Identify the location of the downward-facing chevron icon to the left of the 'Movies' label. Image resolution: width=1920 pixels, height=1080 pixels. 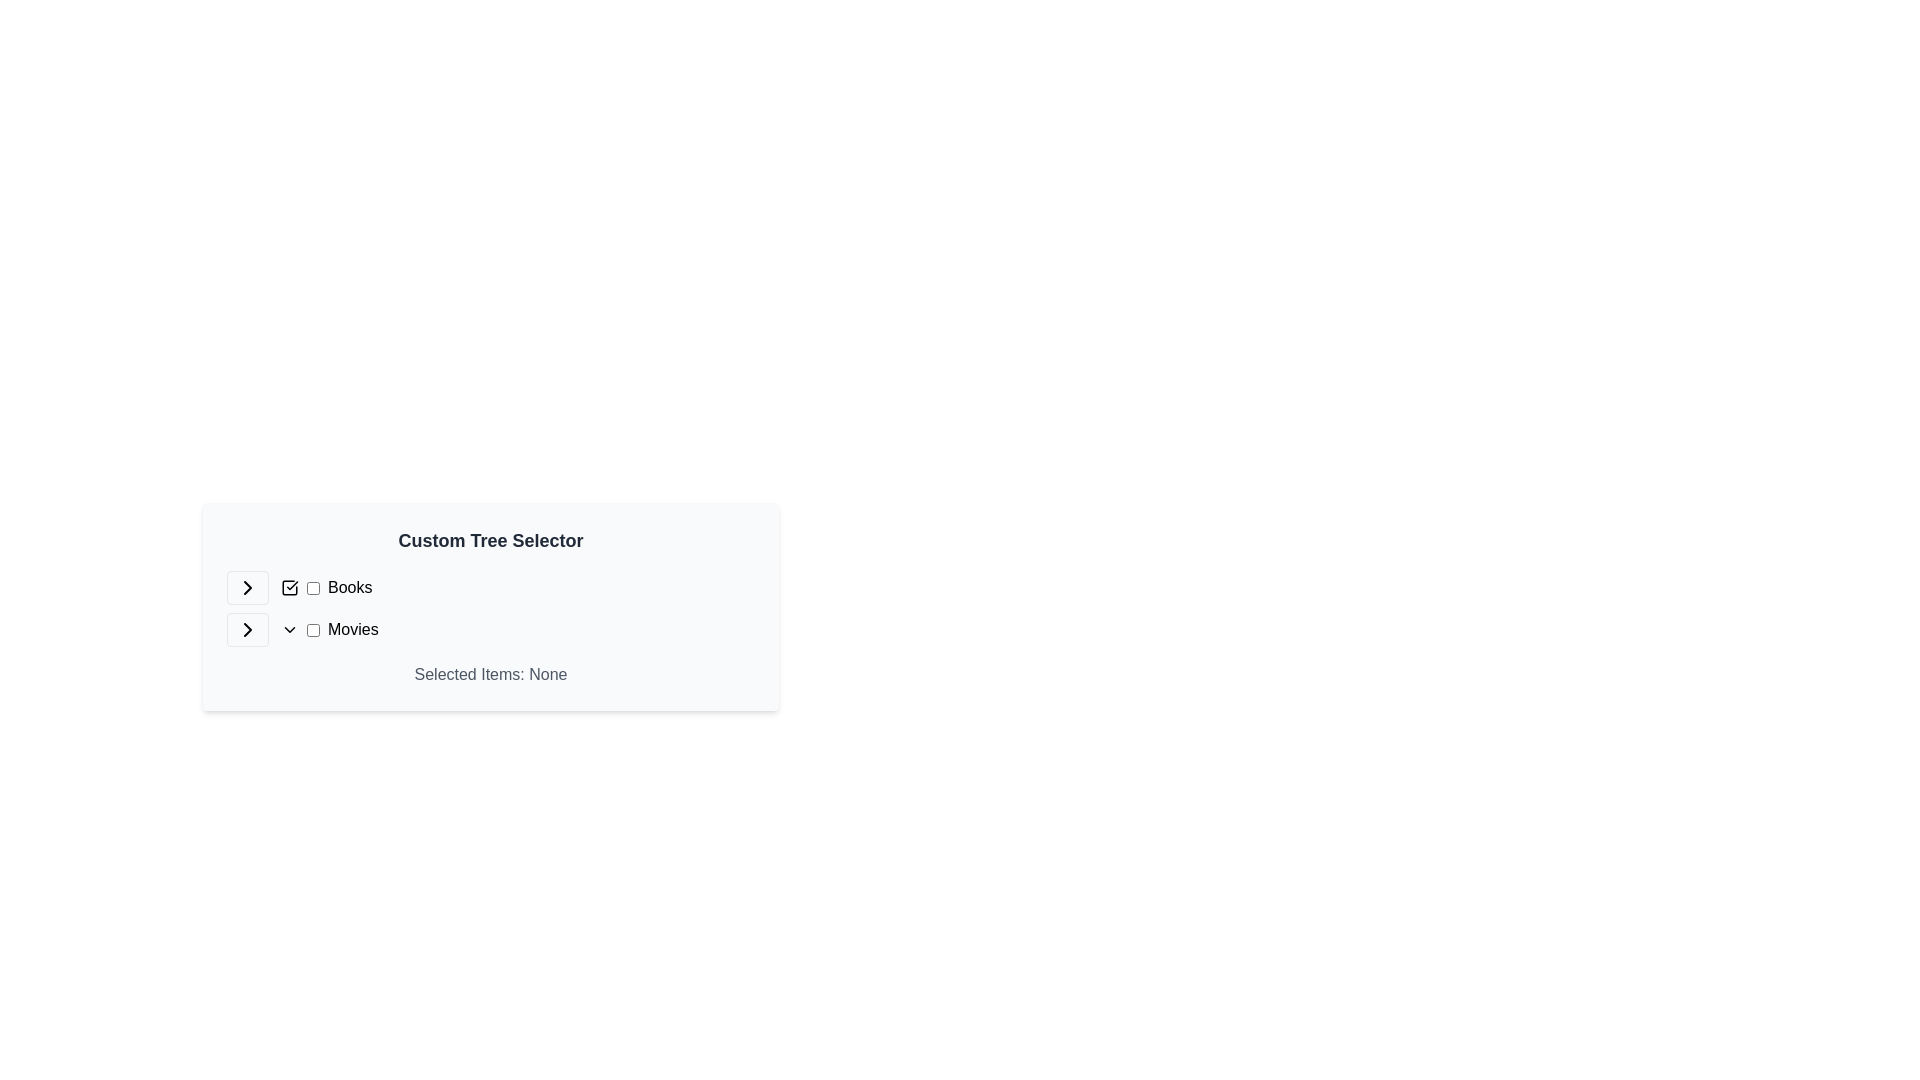
(288, 628).